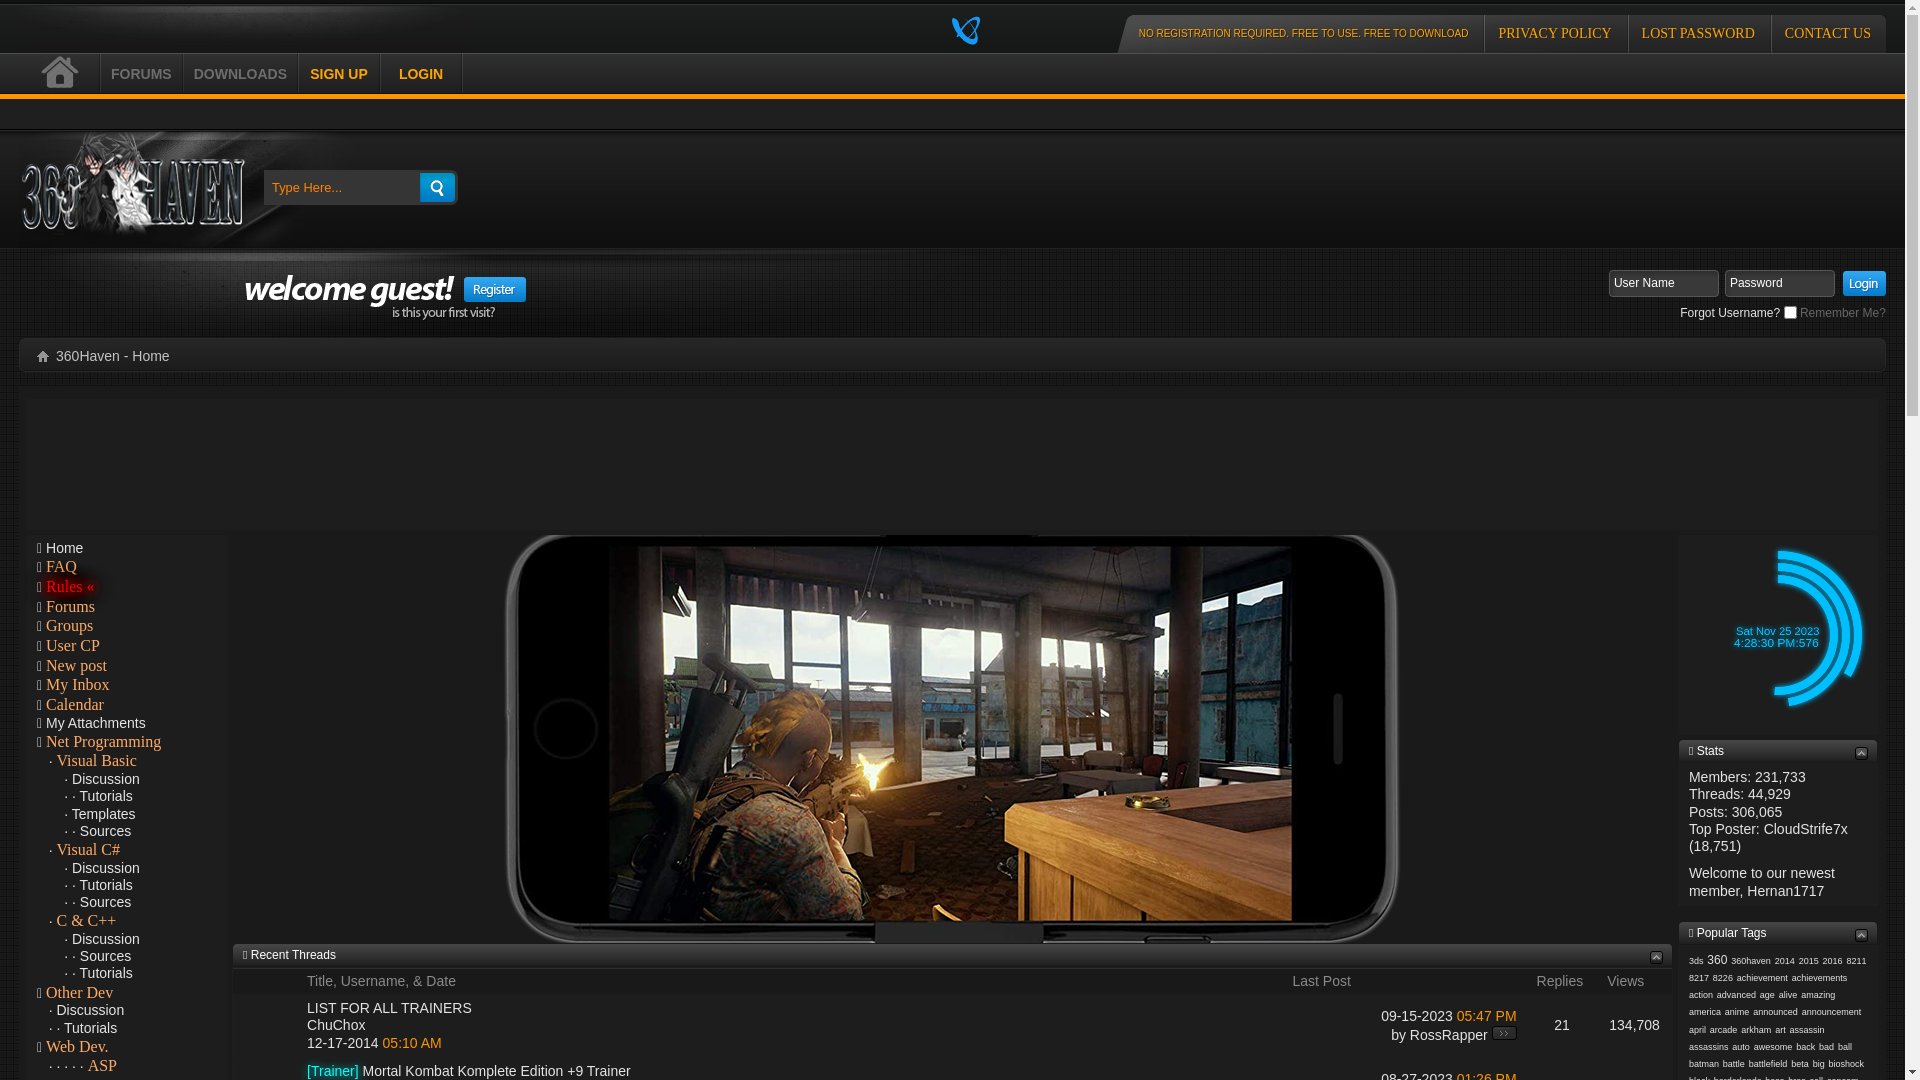 The image size is (1920, 1080). What do you see at coordinates (46, 741) in the screenshot?
I see `'Net Programming'` at bounding box center [46, 741].